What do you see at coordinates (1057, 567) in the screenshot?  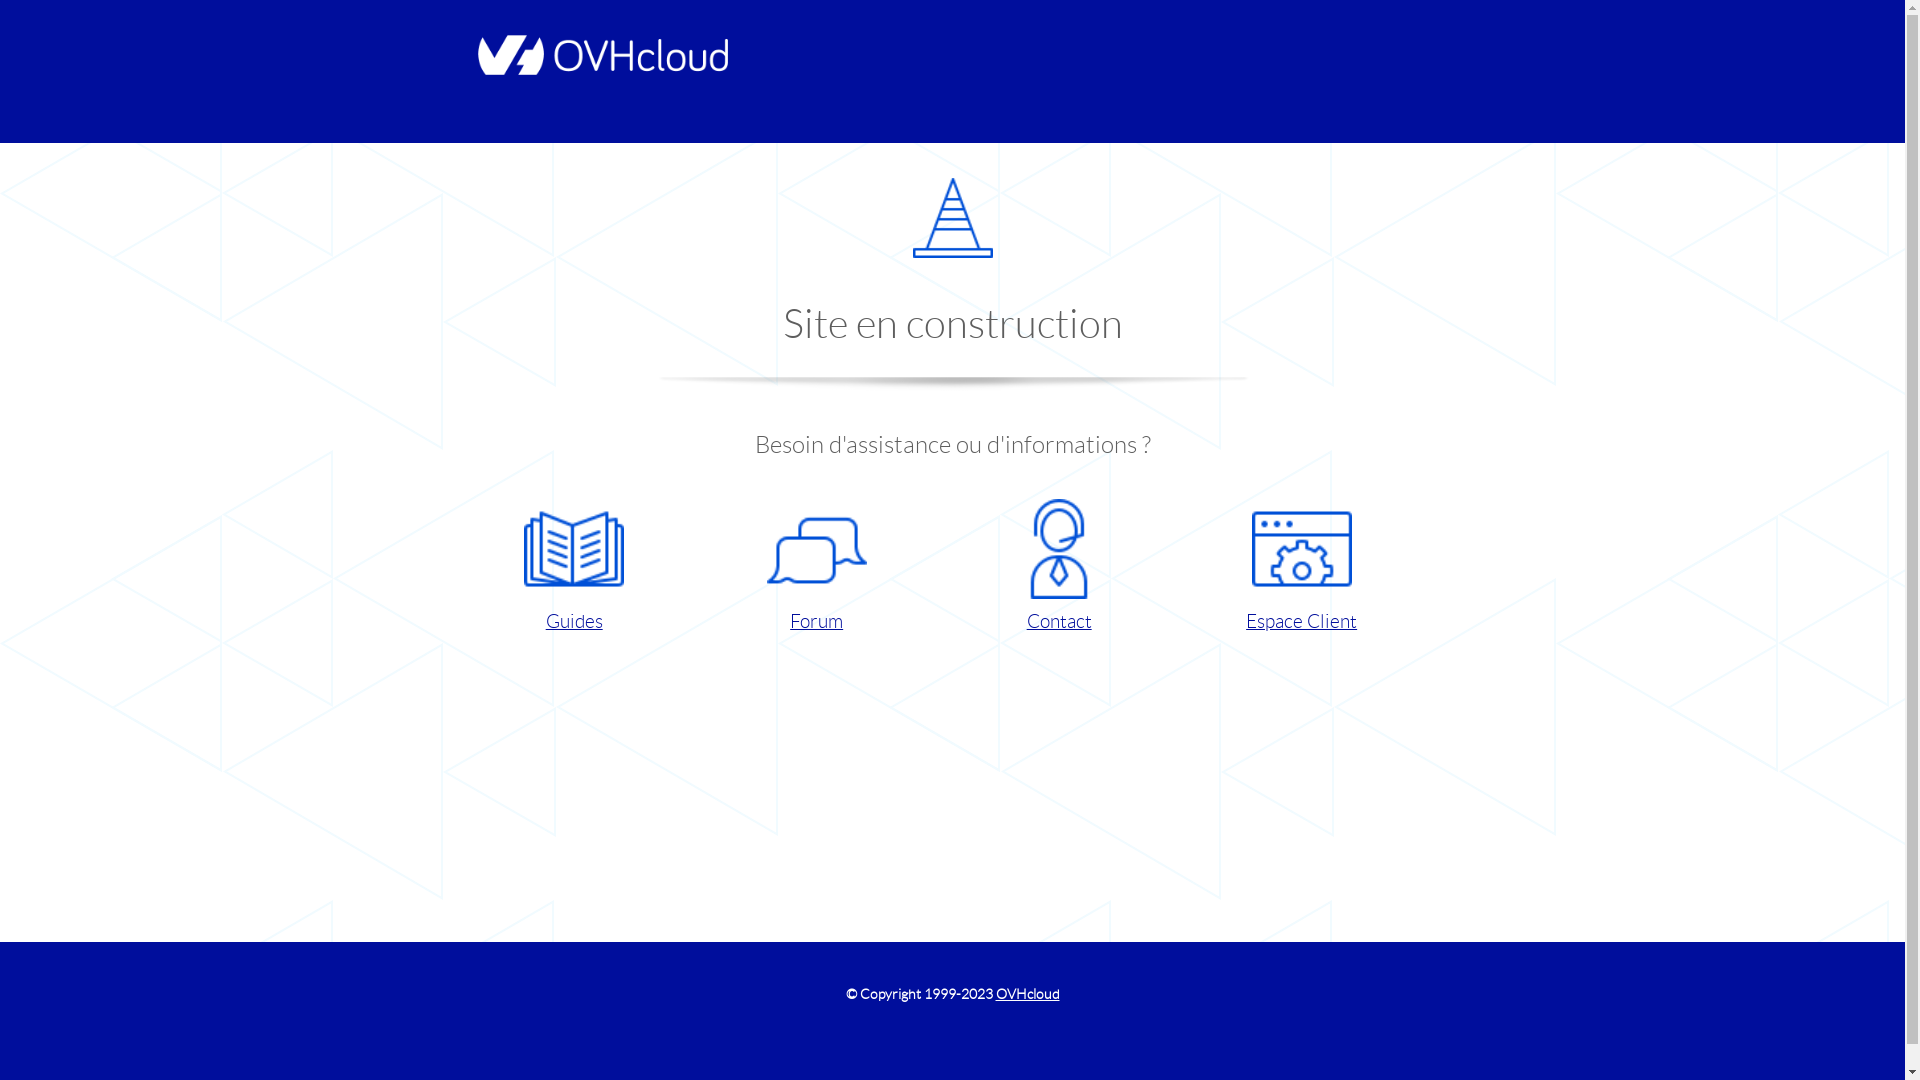 I see `'Contact'` at bounding box center [1057, 567].